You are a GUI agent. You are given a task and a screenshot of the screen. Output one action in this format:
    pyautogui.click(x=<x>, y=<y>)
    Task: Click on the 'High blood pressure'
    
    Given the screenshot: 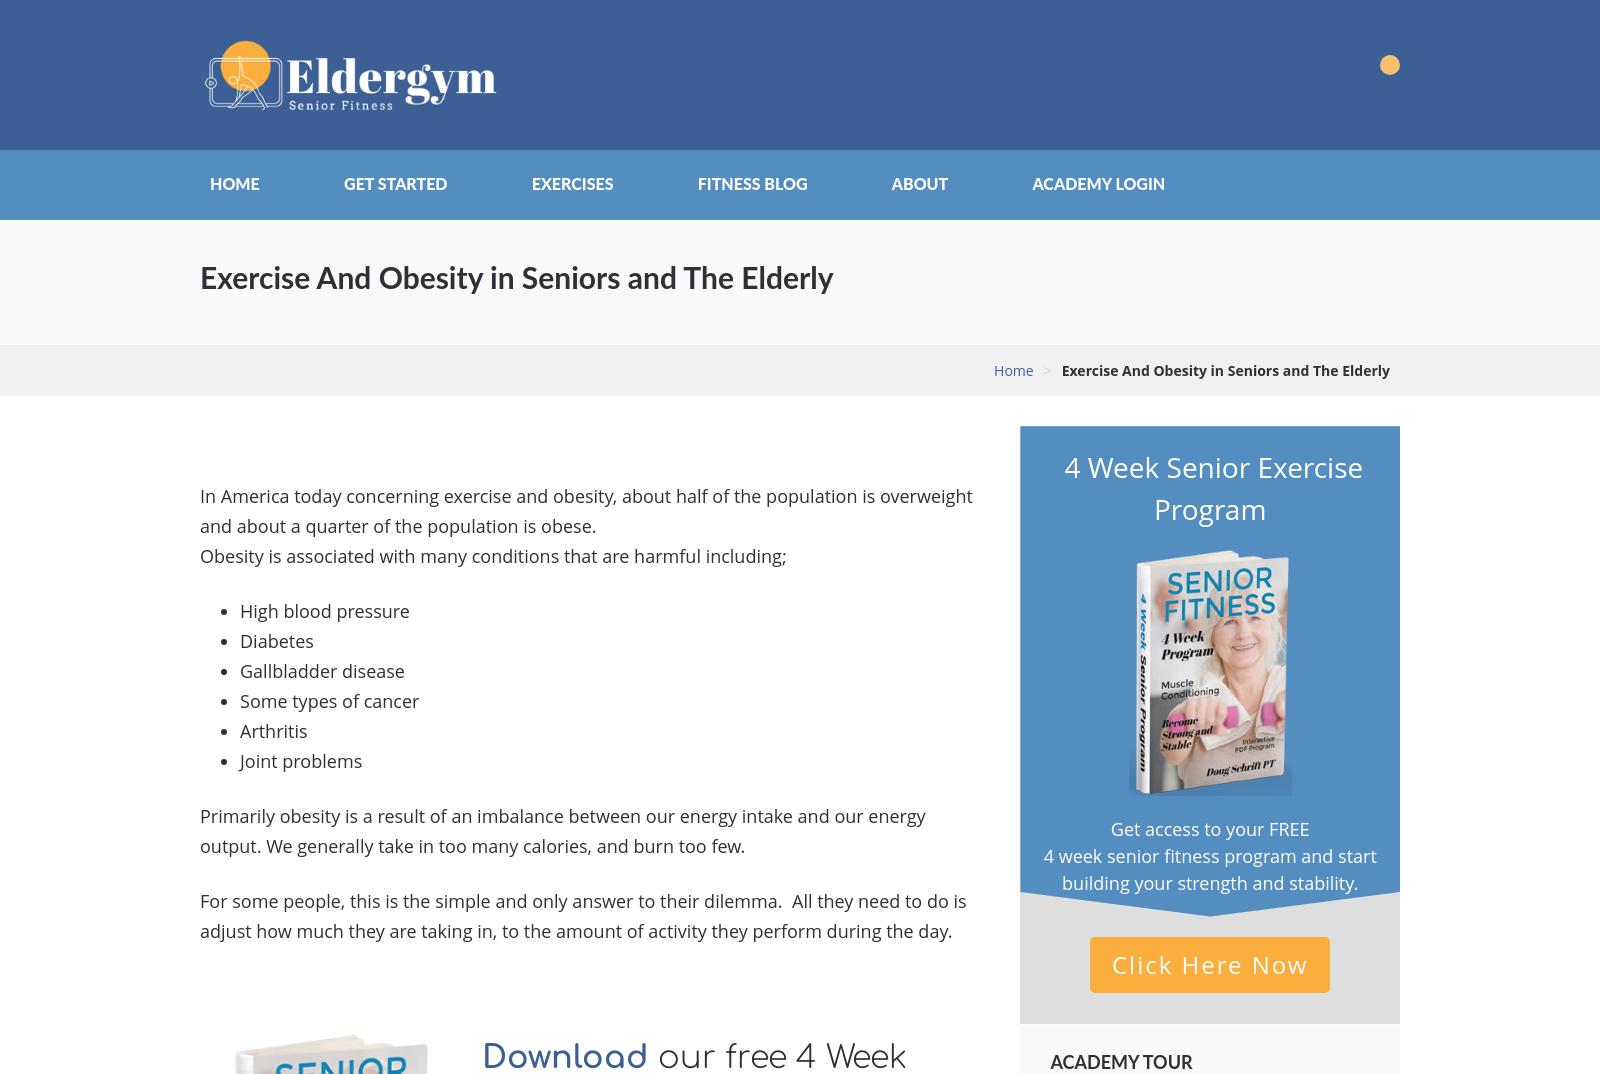 What is the action you would take?
    pyautogui.click(x=324, y=610)
    